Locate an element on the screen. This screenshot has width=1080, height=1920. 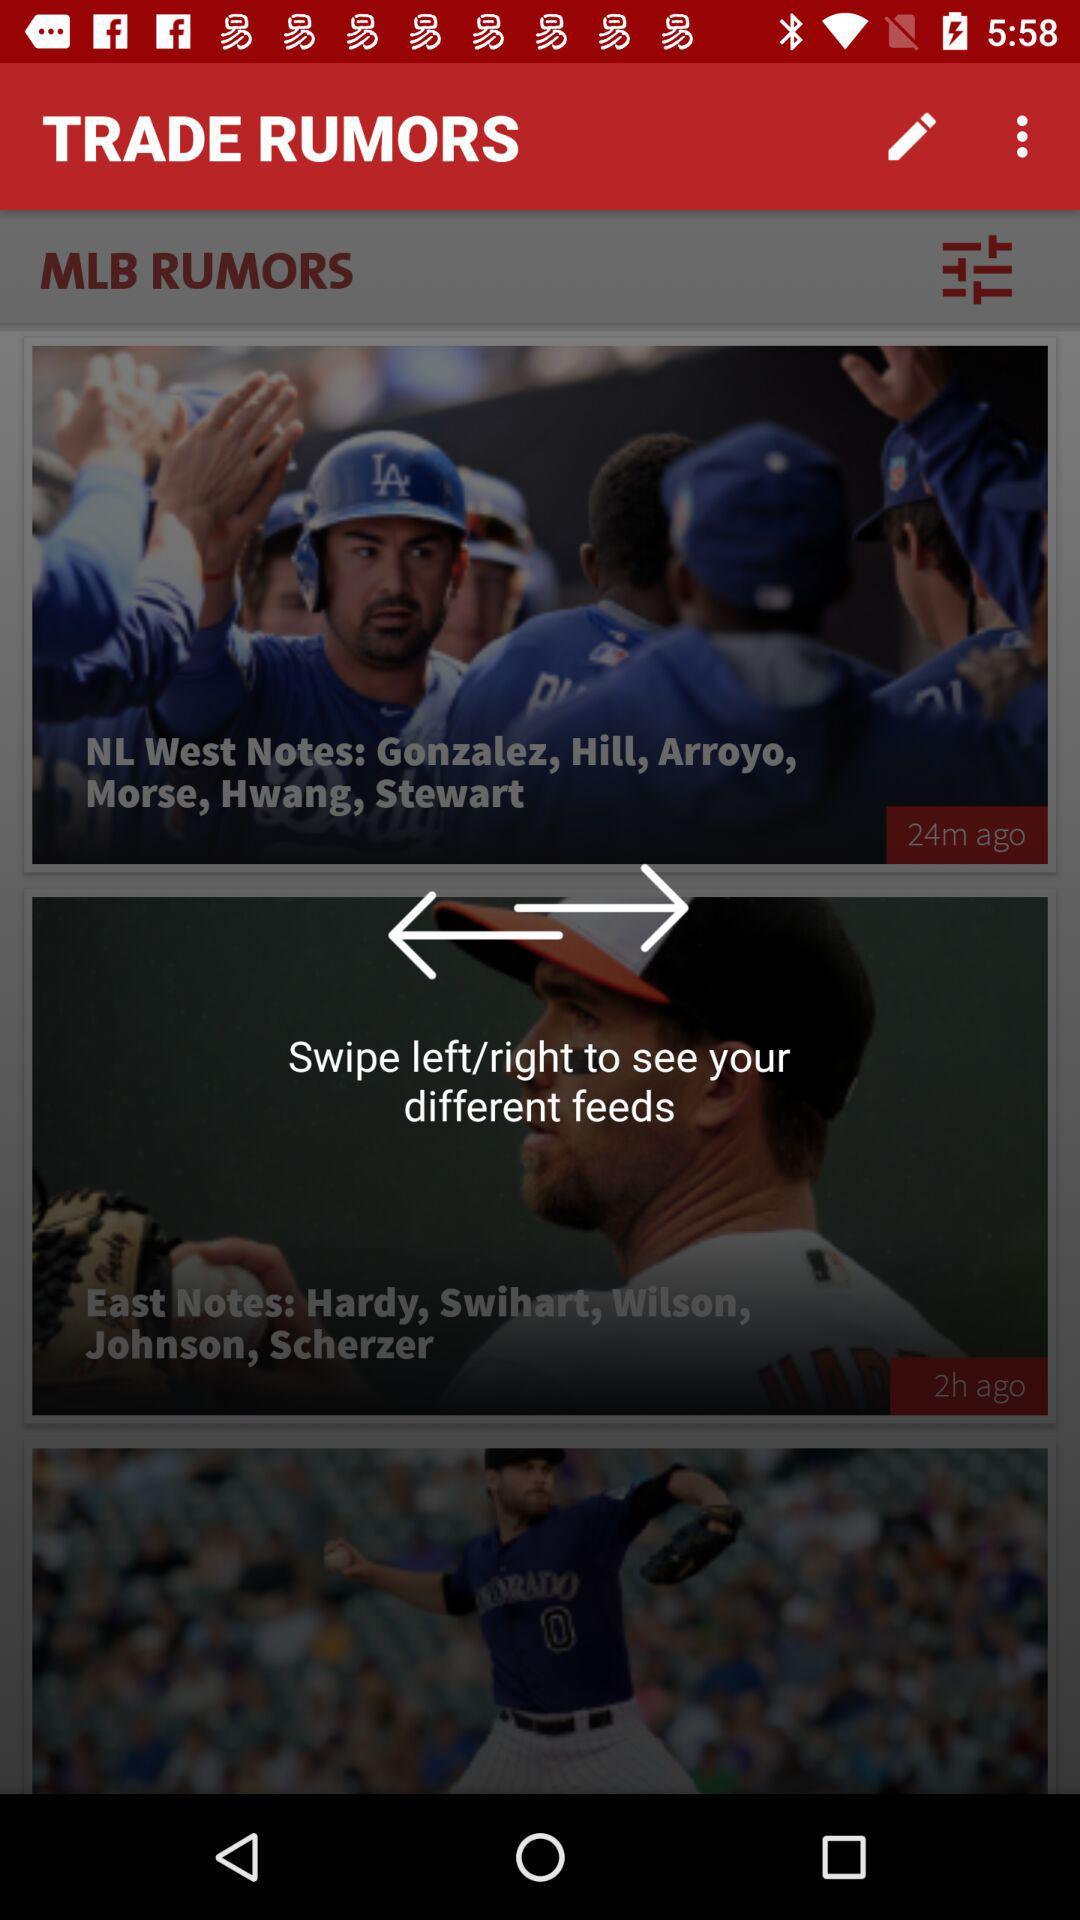
item at the bottom right corner is located at coordinates (967, 1385).